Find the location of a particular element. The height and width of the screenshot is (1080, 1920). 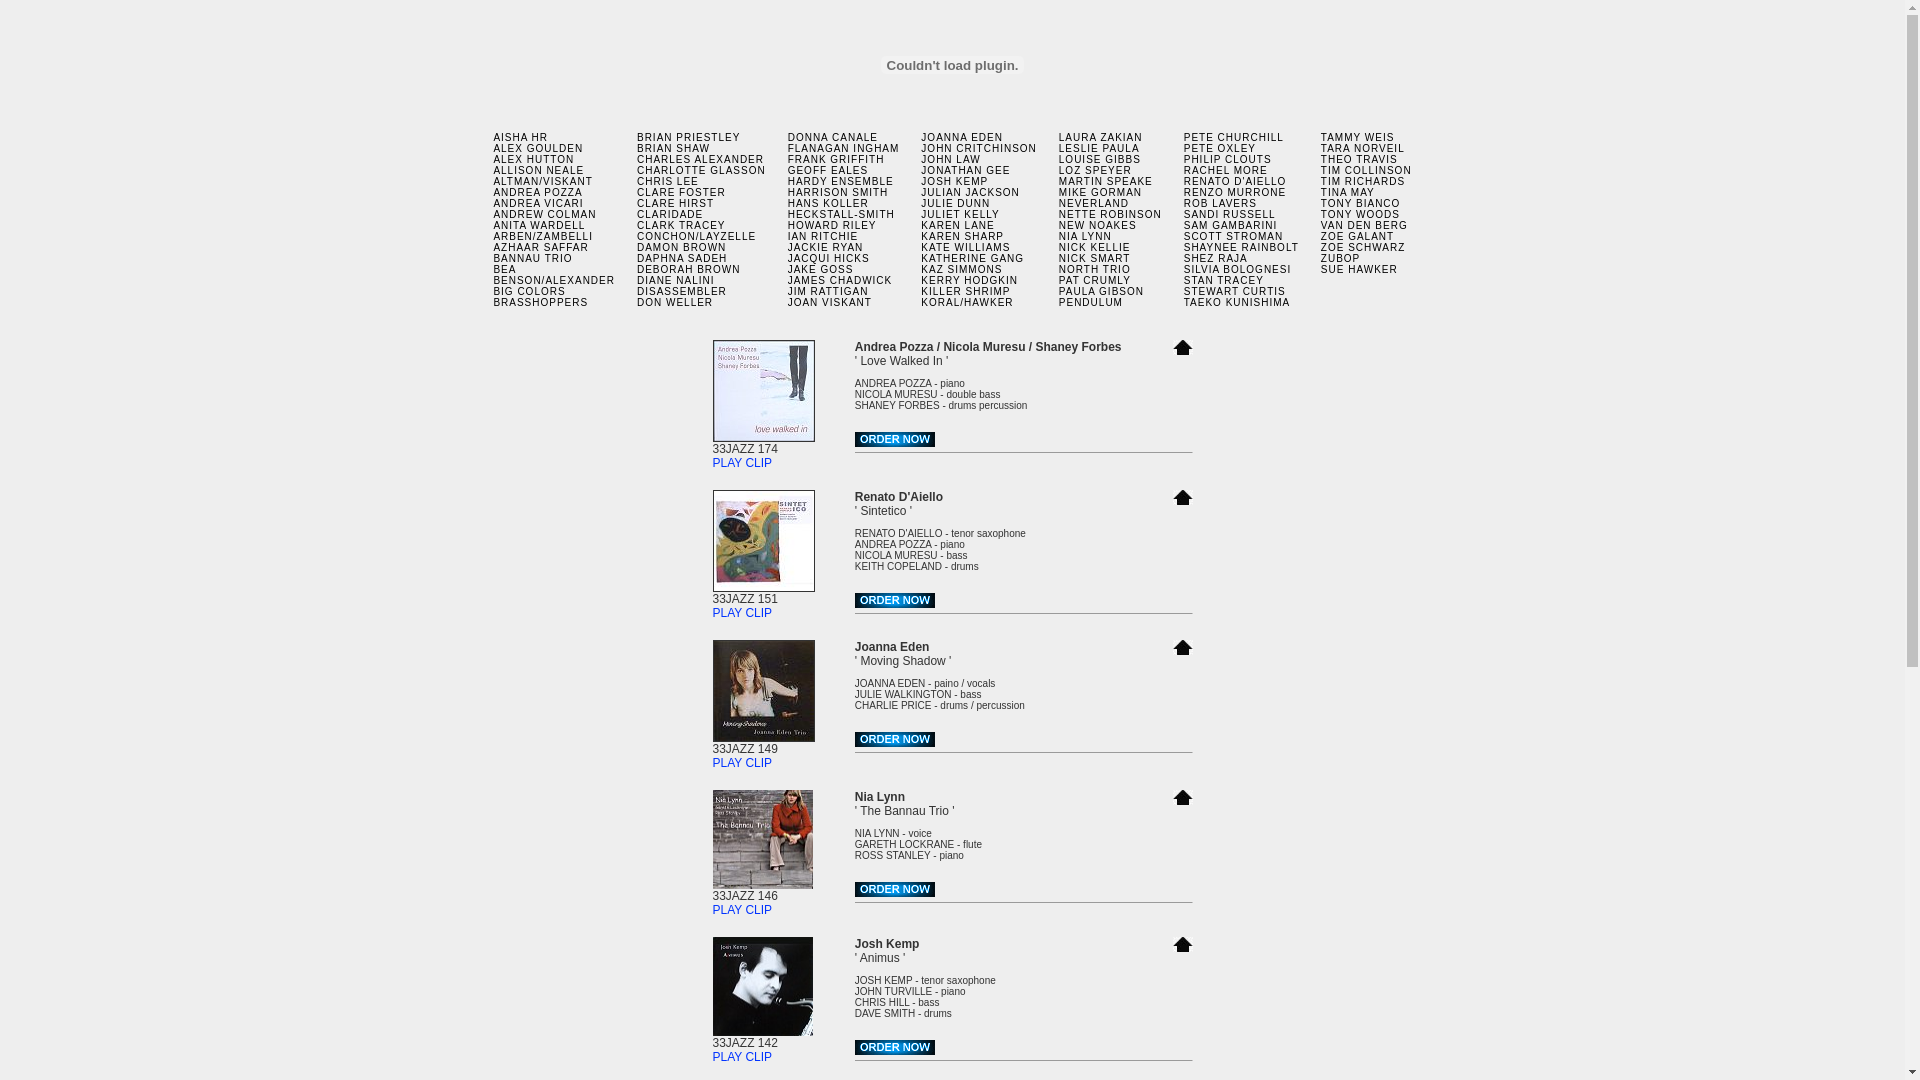

'ZOE GALANT' is located at coordinates (1357, 235).